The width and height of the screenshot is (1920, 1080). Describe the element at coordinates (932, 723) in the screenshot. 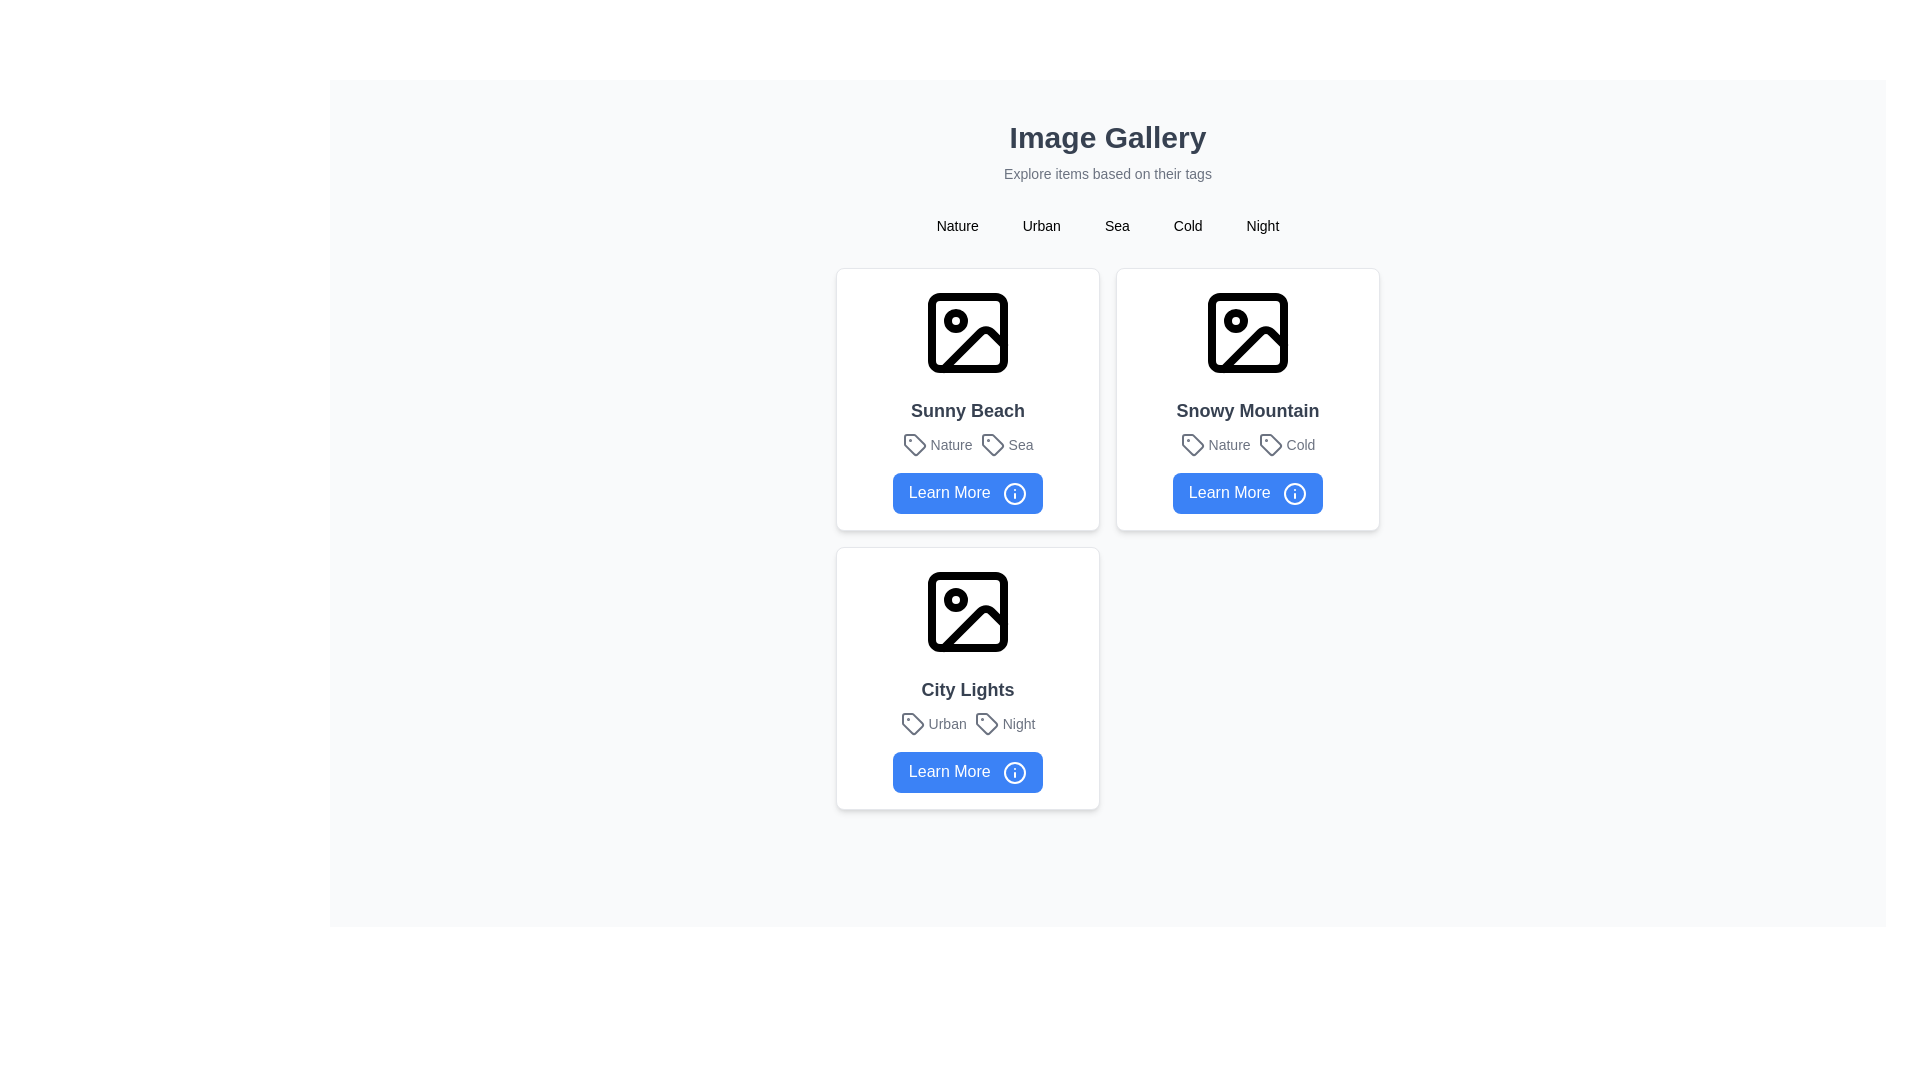

I see `text 'Urban' displayed in a regular font style and size, accompanied by a price tag icon, located in the 'City Lights' card under the title 'City Lights'` at that location.